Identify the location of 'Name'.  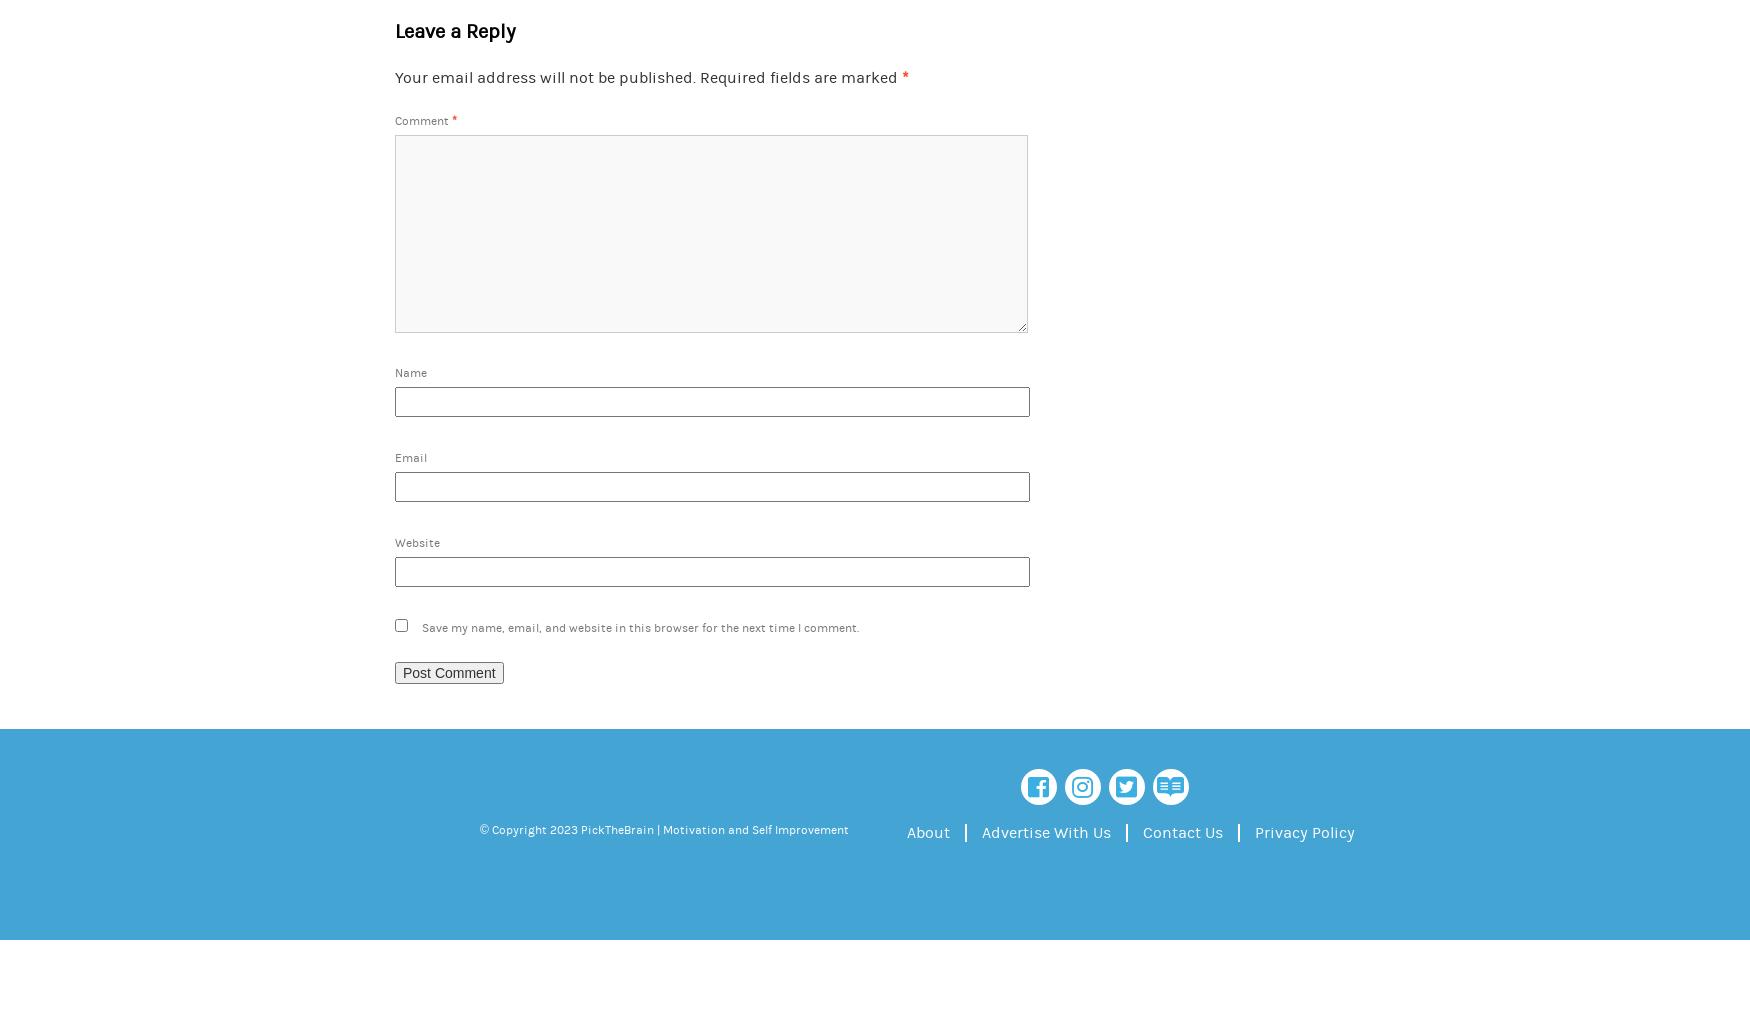
(410, 372).